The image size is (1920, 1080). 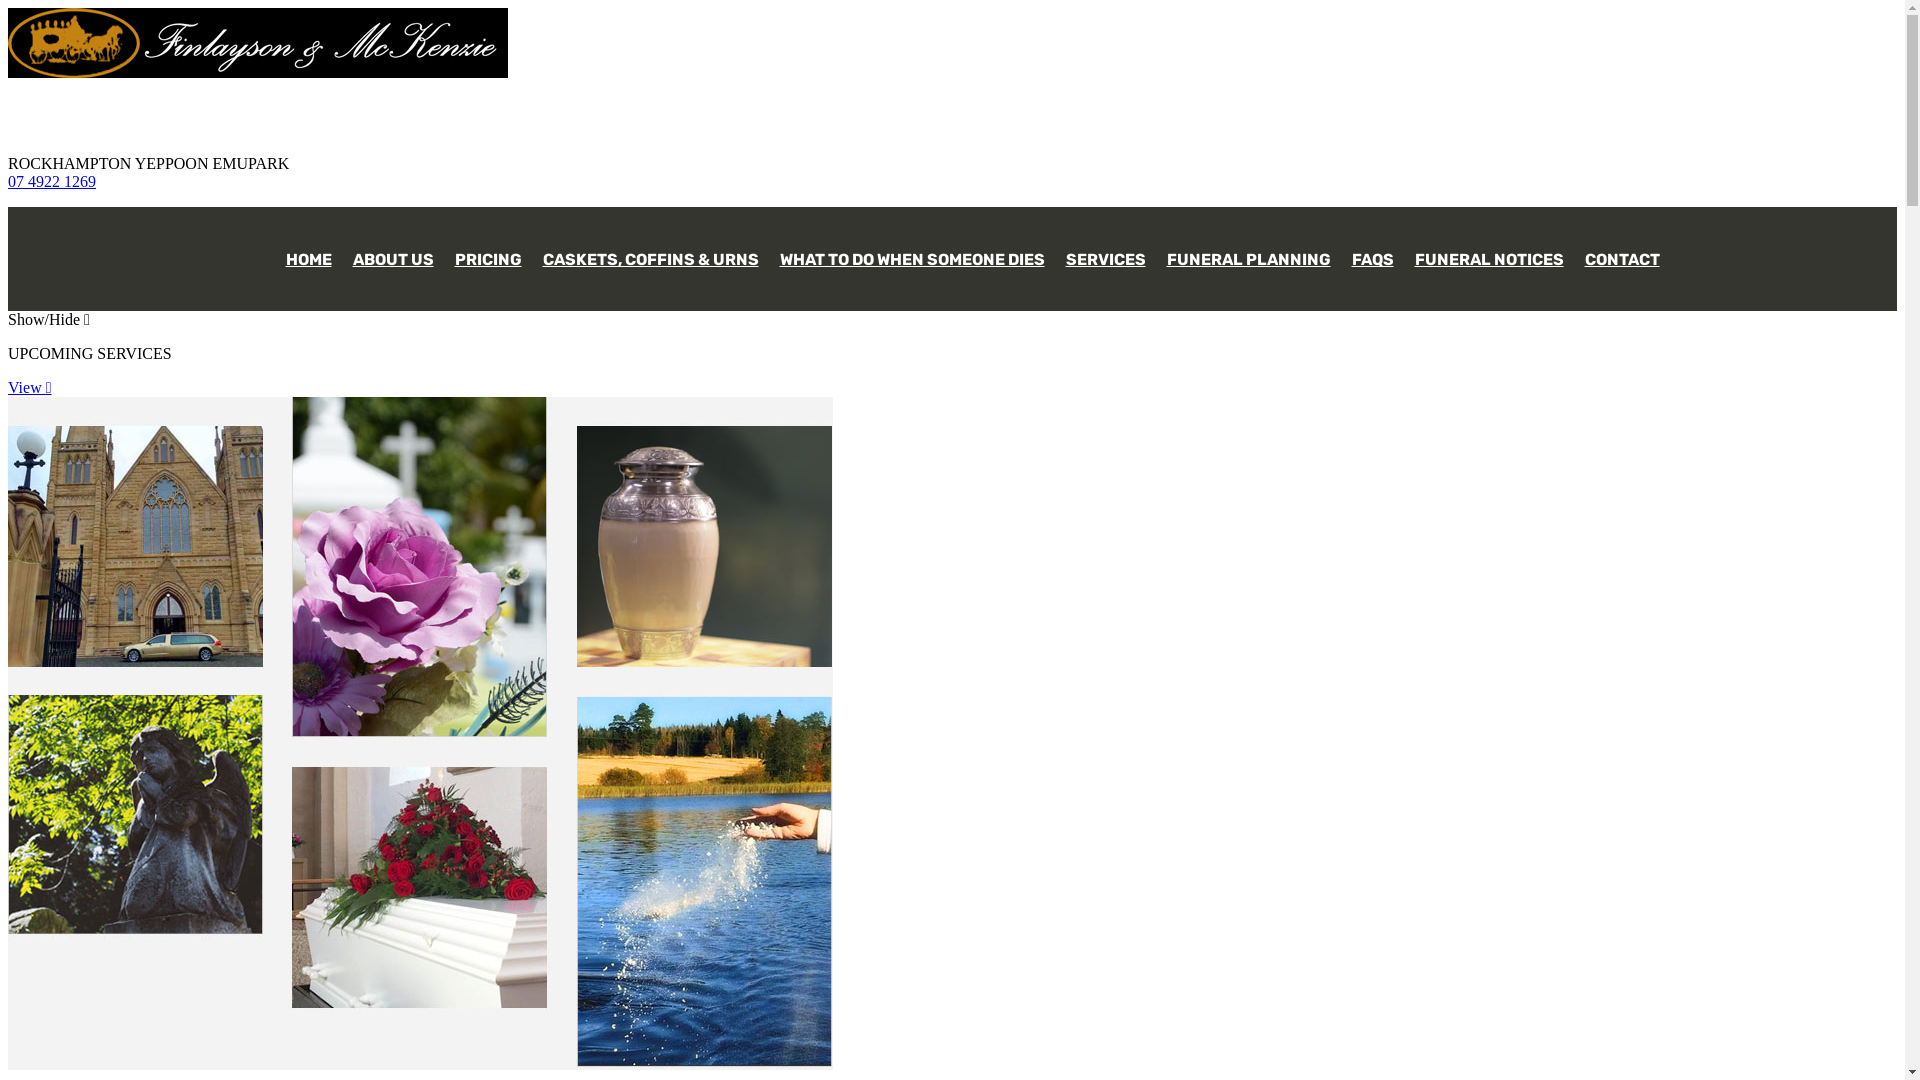 What do you see at coordinates (1247, 249) in the screenshot?
I see `'FUNERAL PLANNING'` at bounding box center [1247, 249].